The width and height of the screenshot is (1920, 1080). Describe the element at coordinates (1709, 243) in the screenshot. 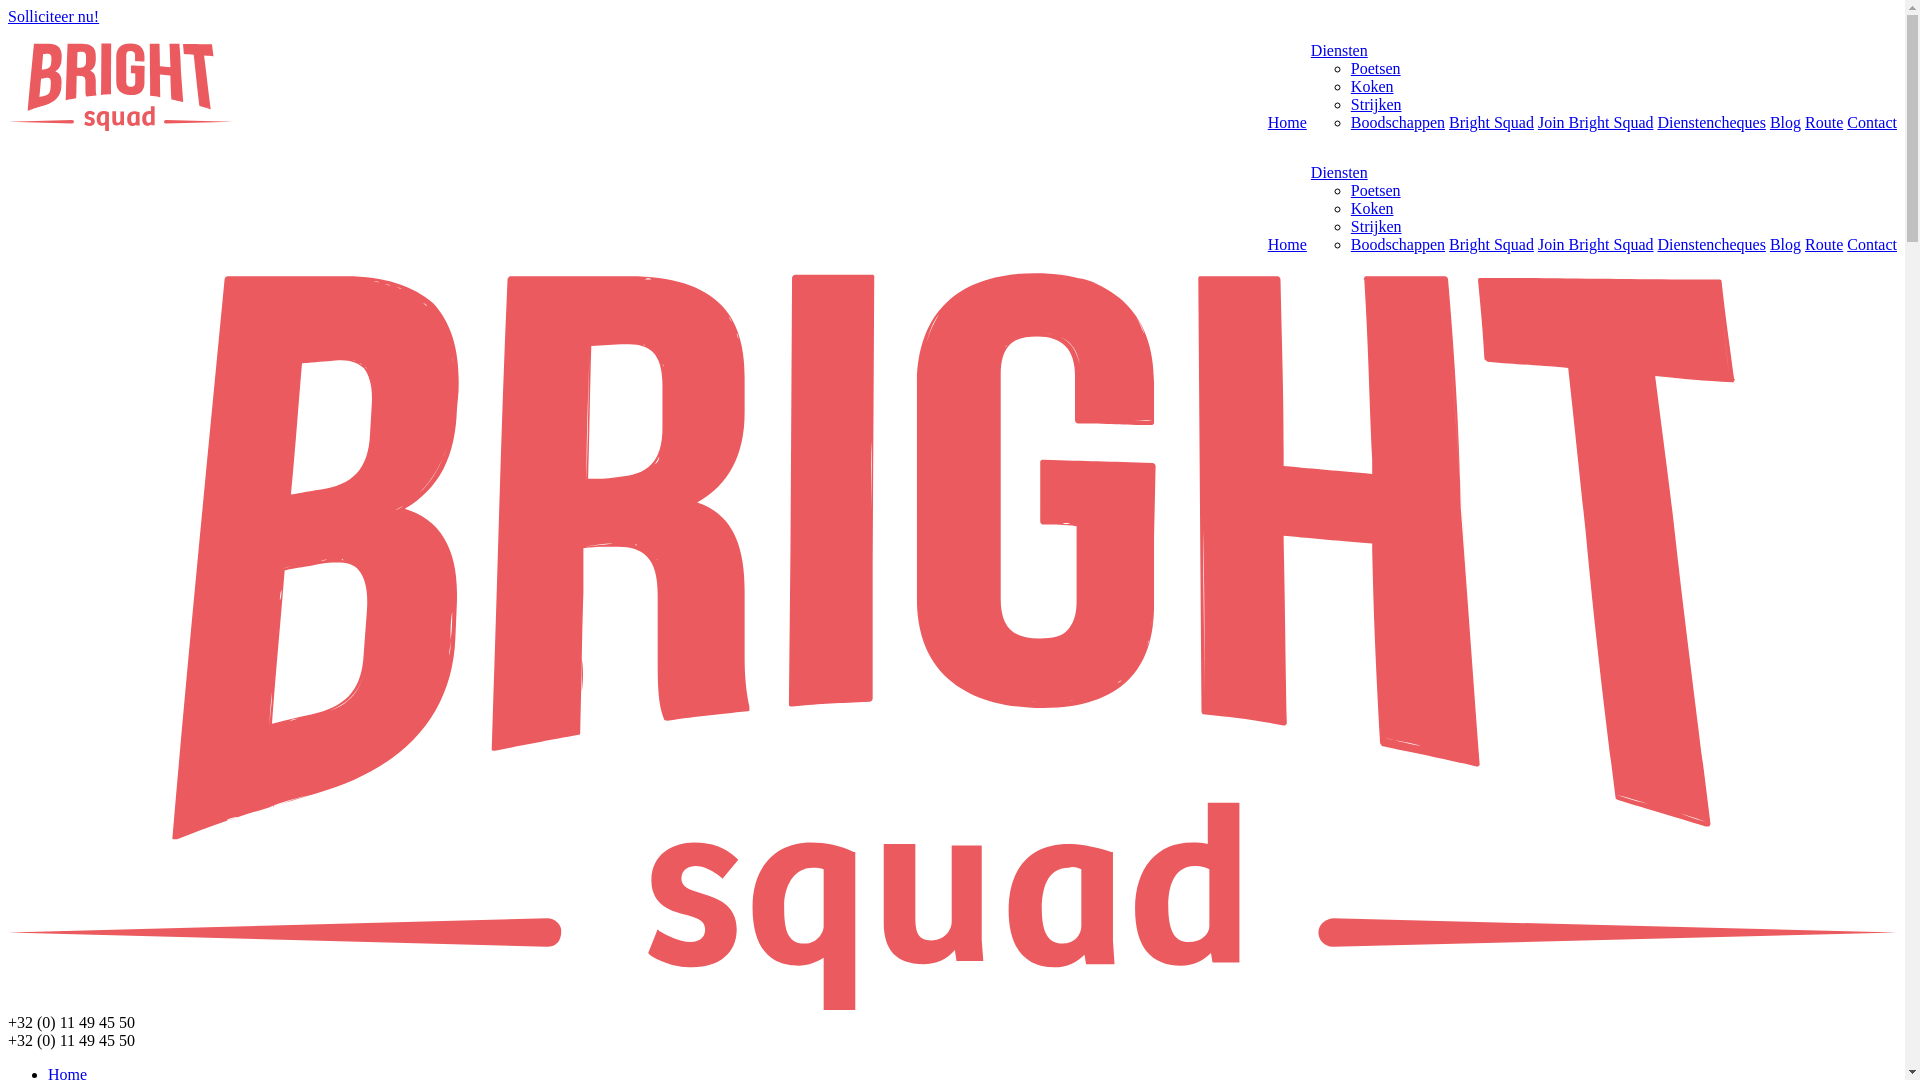

I see `'Dienstencheques'` at that location.